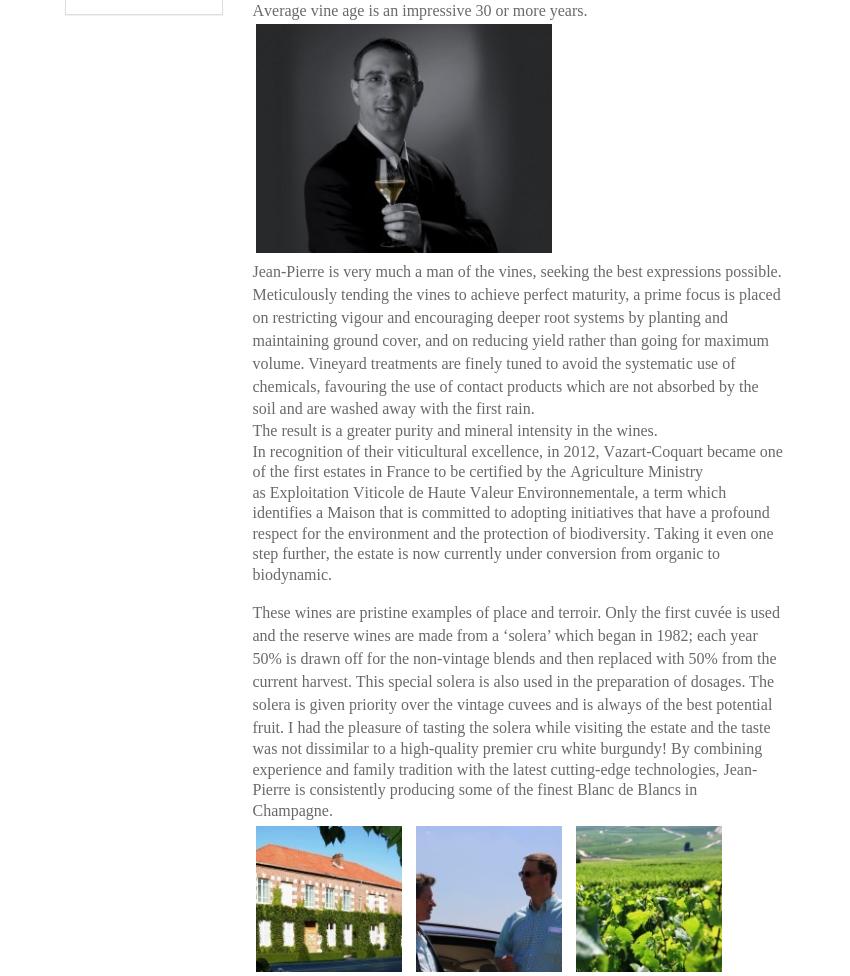 This screenshot has width=850, height=976. Describe the element at coordinates (515, 340) in the screenshot. I see `'Jean-Pierre is very much a man of the vines, seeking the best expressions possible. Meticulously tending the vines to achieve perfect maturity, a prime focus is placed on restricting vigour and encouraging deeper root systems by planting and maintaining ground cover, and on reducing yield rather than going for maximum volume. Vineyard treatments are finely tuned to avoid the systematic use of chemicals, favouring the use of contact products which are not absorbed by the soil and are washed away with the first rain.'` at that location.